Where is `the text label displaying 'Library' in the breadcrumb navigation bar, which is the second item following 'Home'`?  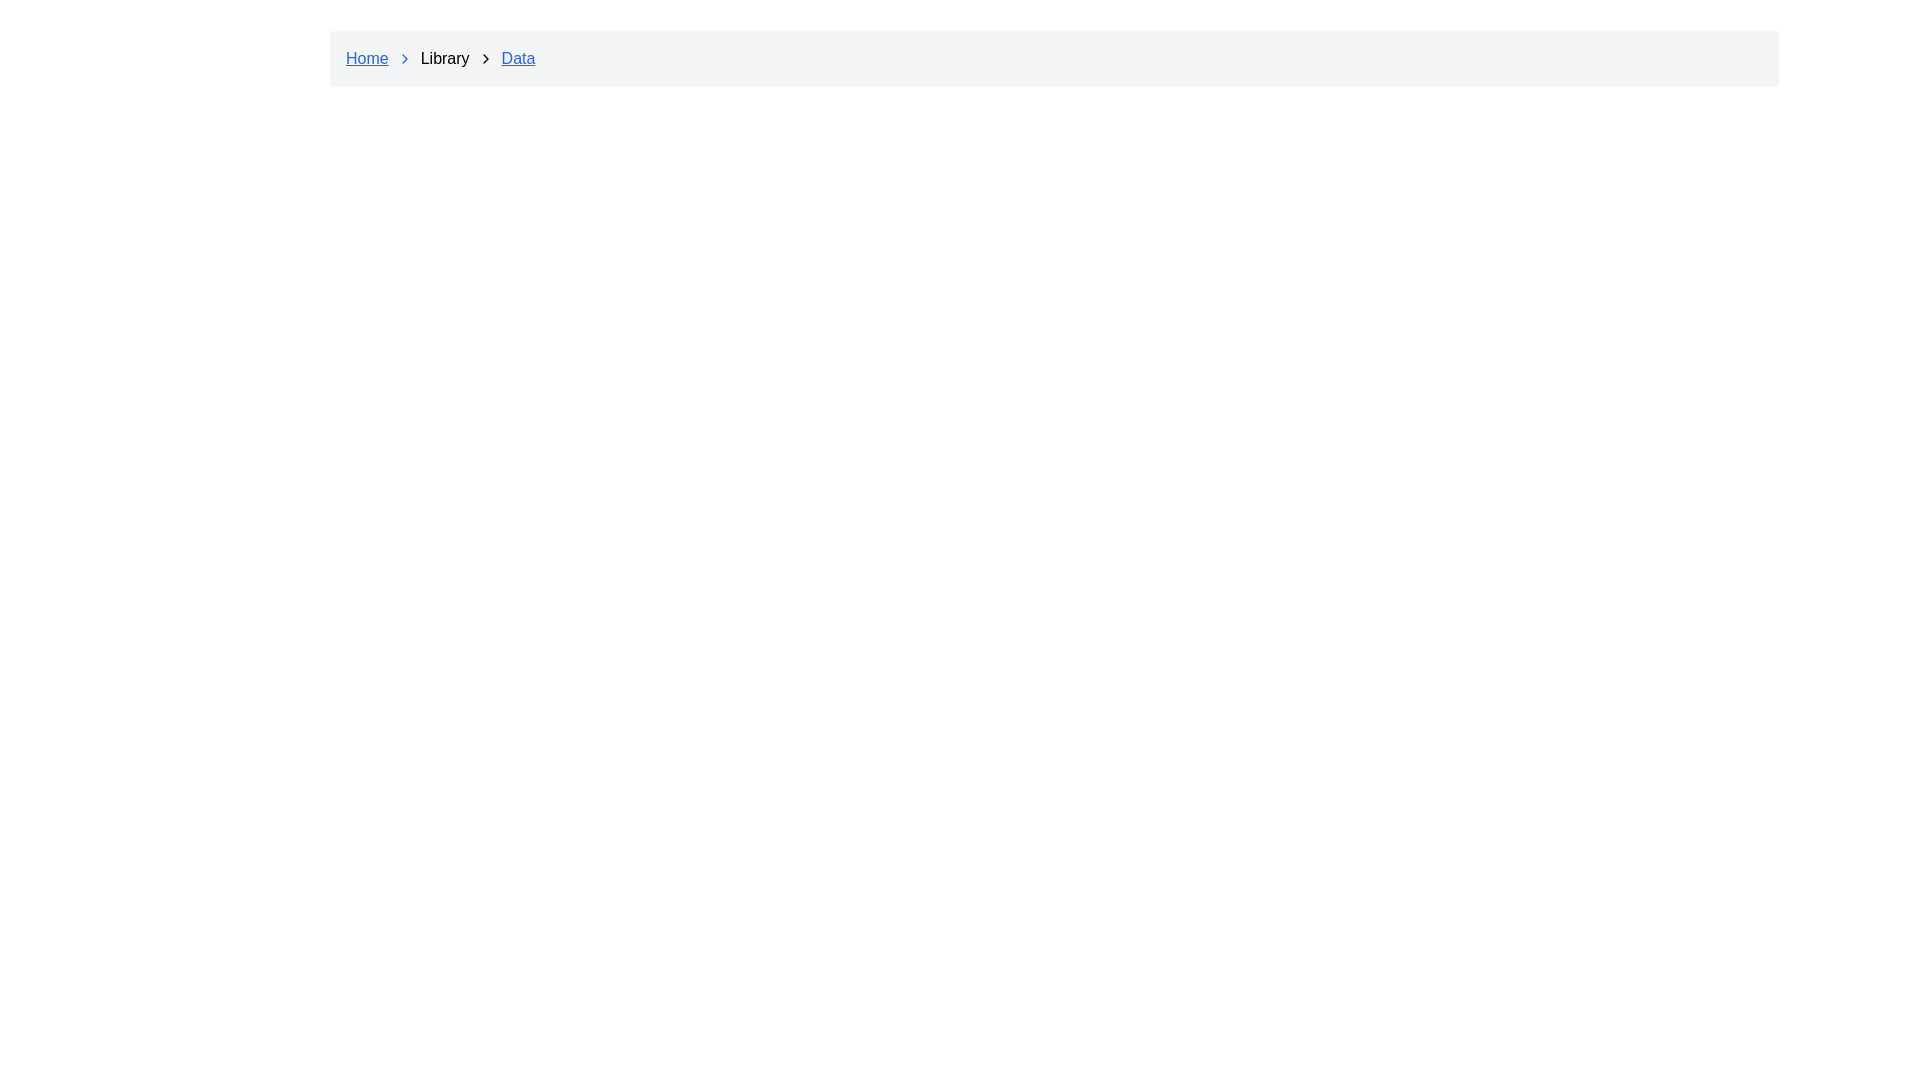
the text label displaying 'Library' in the breadcrumb navigation bar, which is the second item following 'Home' is located at coordinates (456, 57).